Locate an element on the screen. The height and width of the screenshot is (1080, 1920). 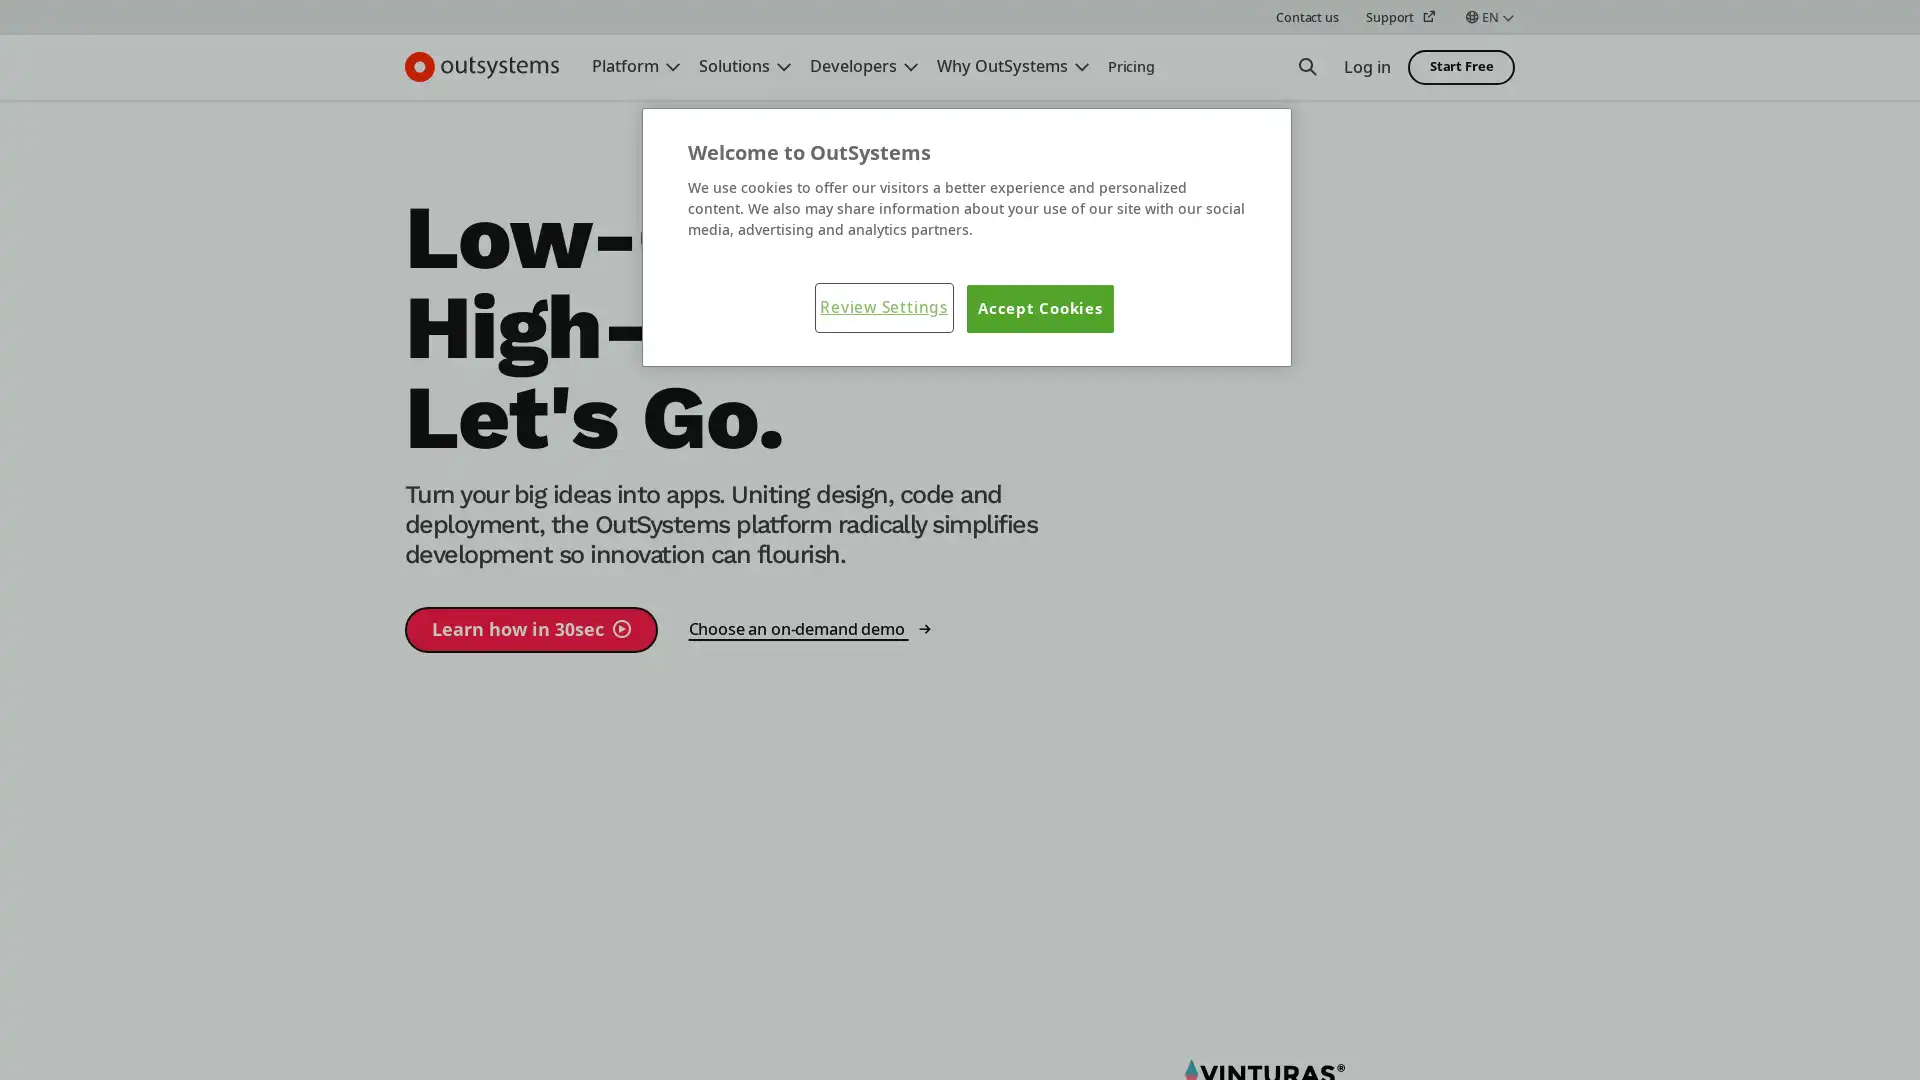
Why OutSystems is located at coordinates (1013, 65).